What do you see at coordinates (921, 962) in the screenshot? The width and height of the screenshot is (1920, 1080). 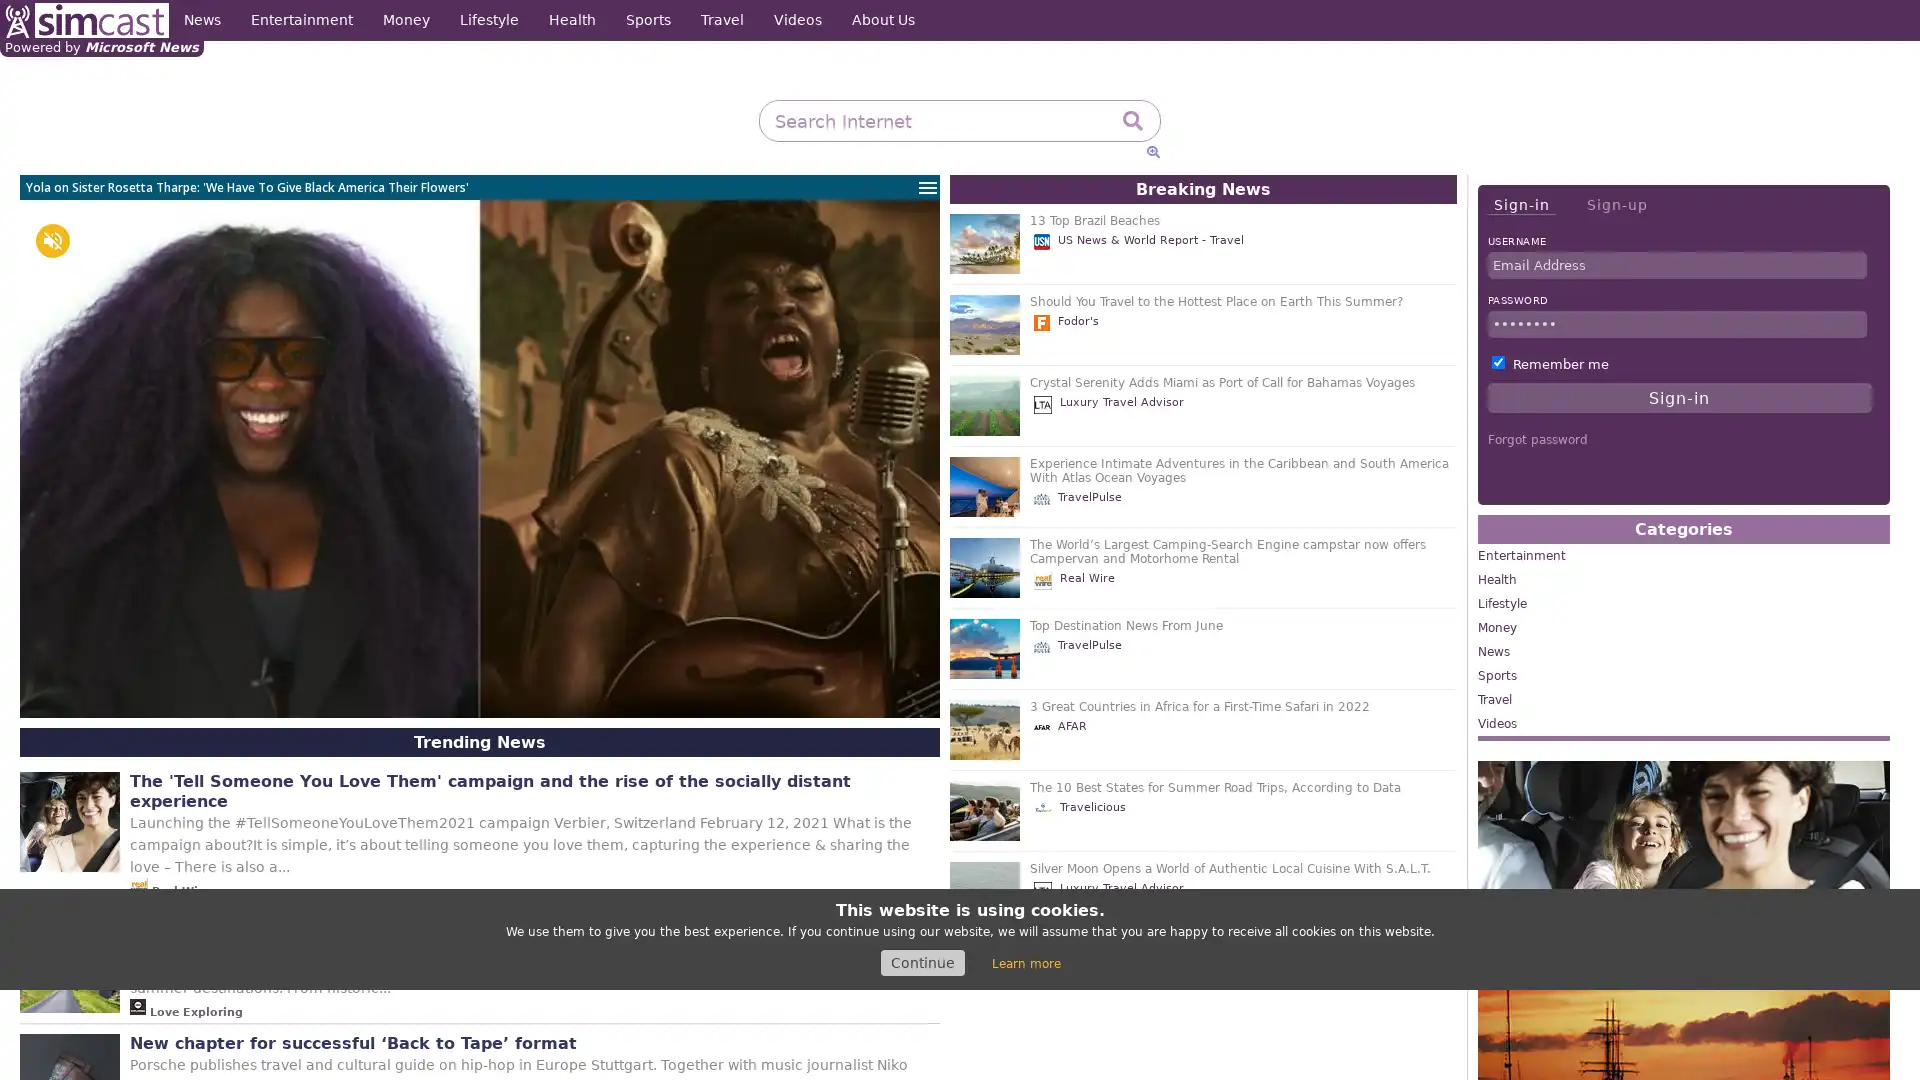 I see `Continue` at bounding box center [921, 962].